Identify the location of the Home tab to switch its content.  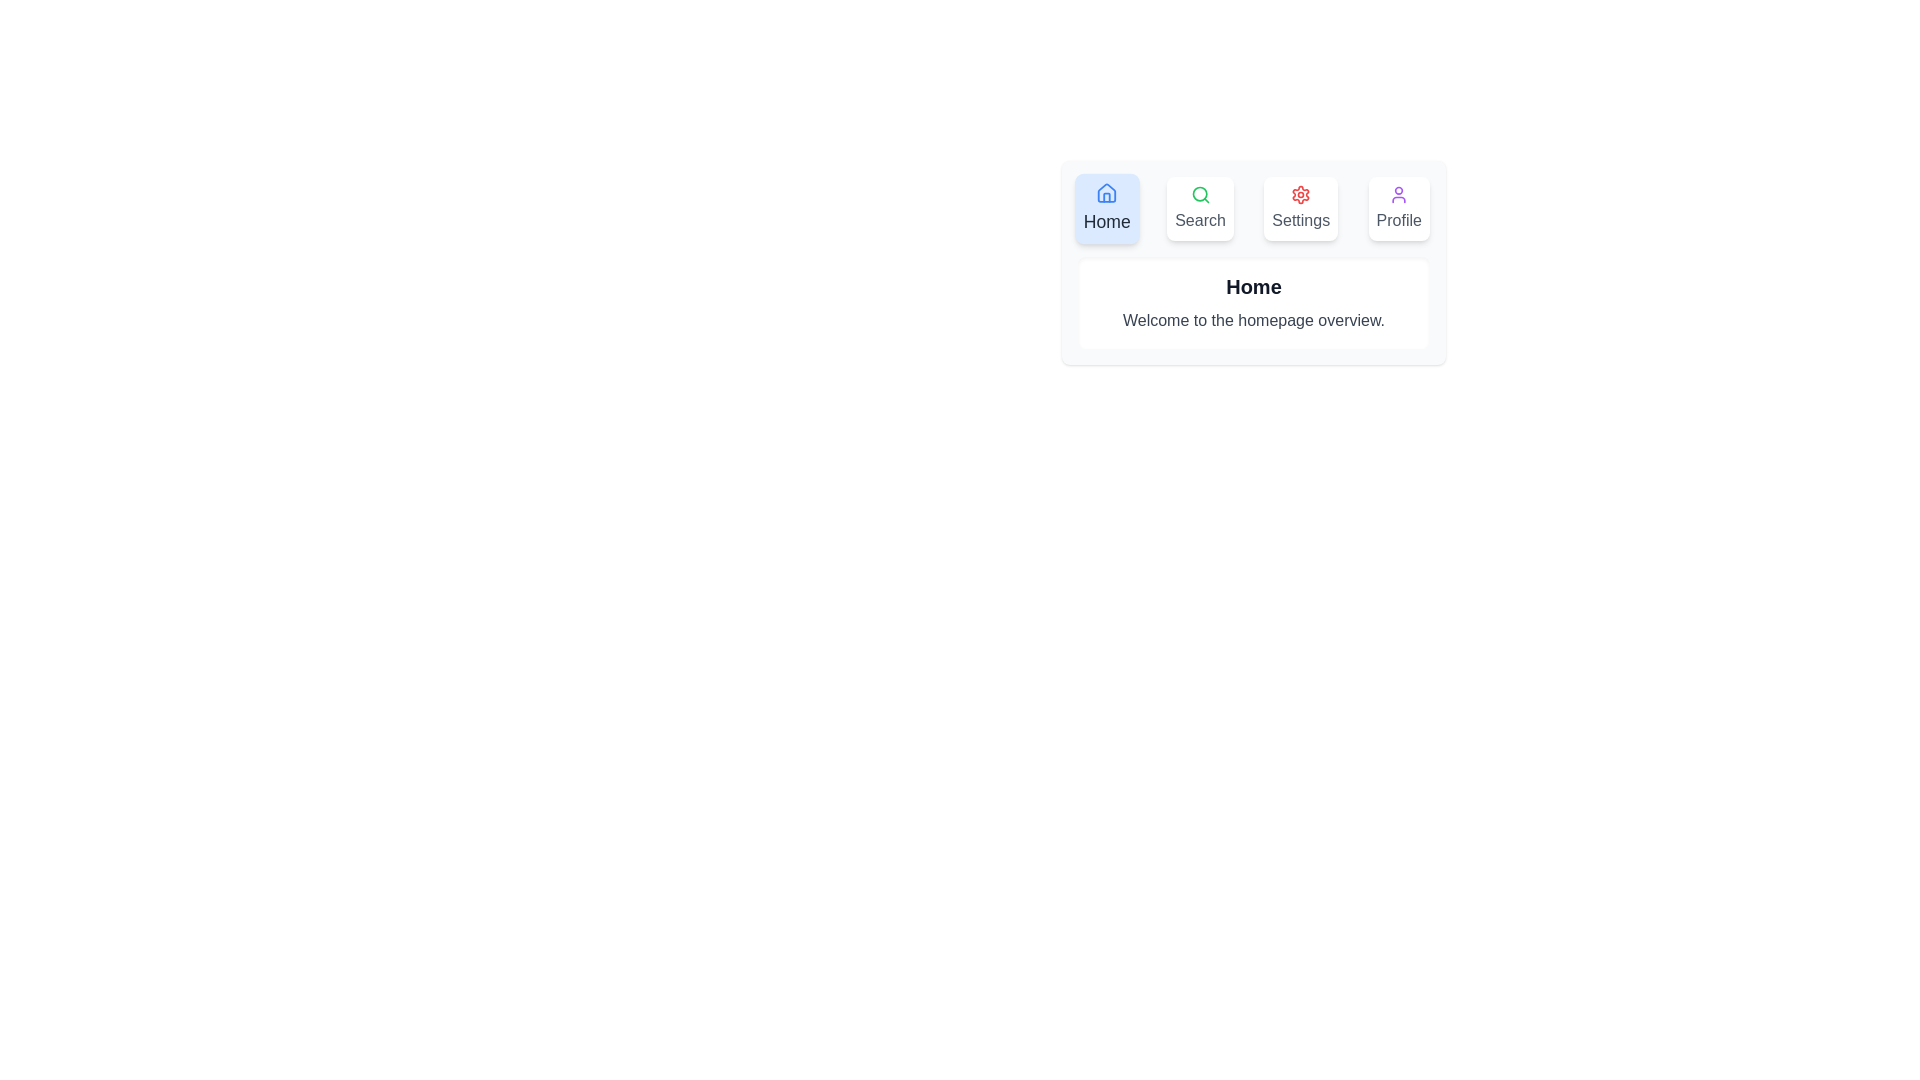
(1106, 208).